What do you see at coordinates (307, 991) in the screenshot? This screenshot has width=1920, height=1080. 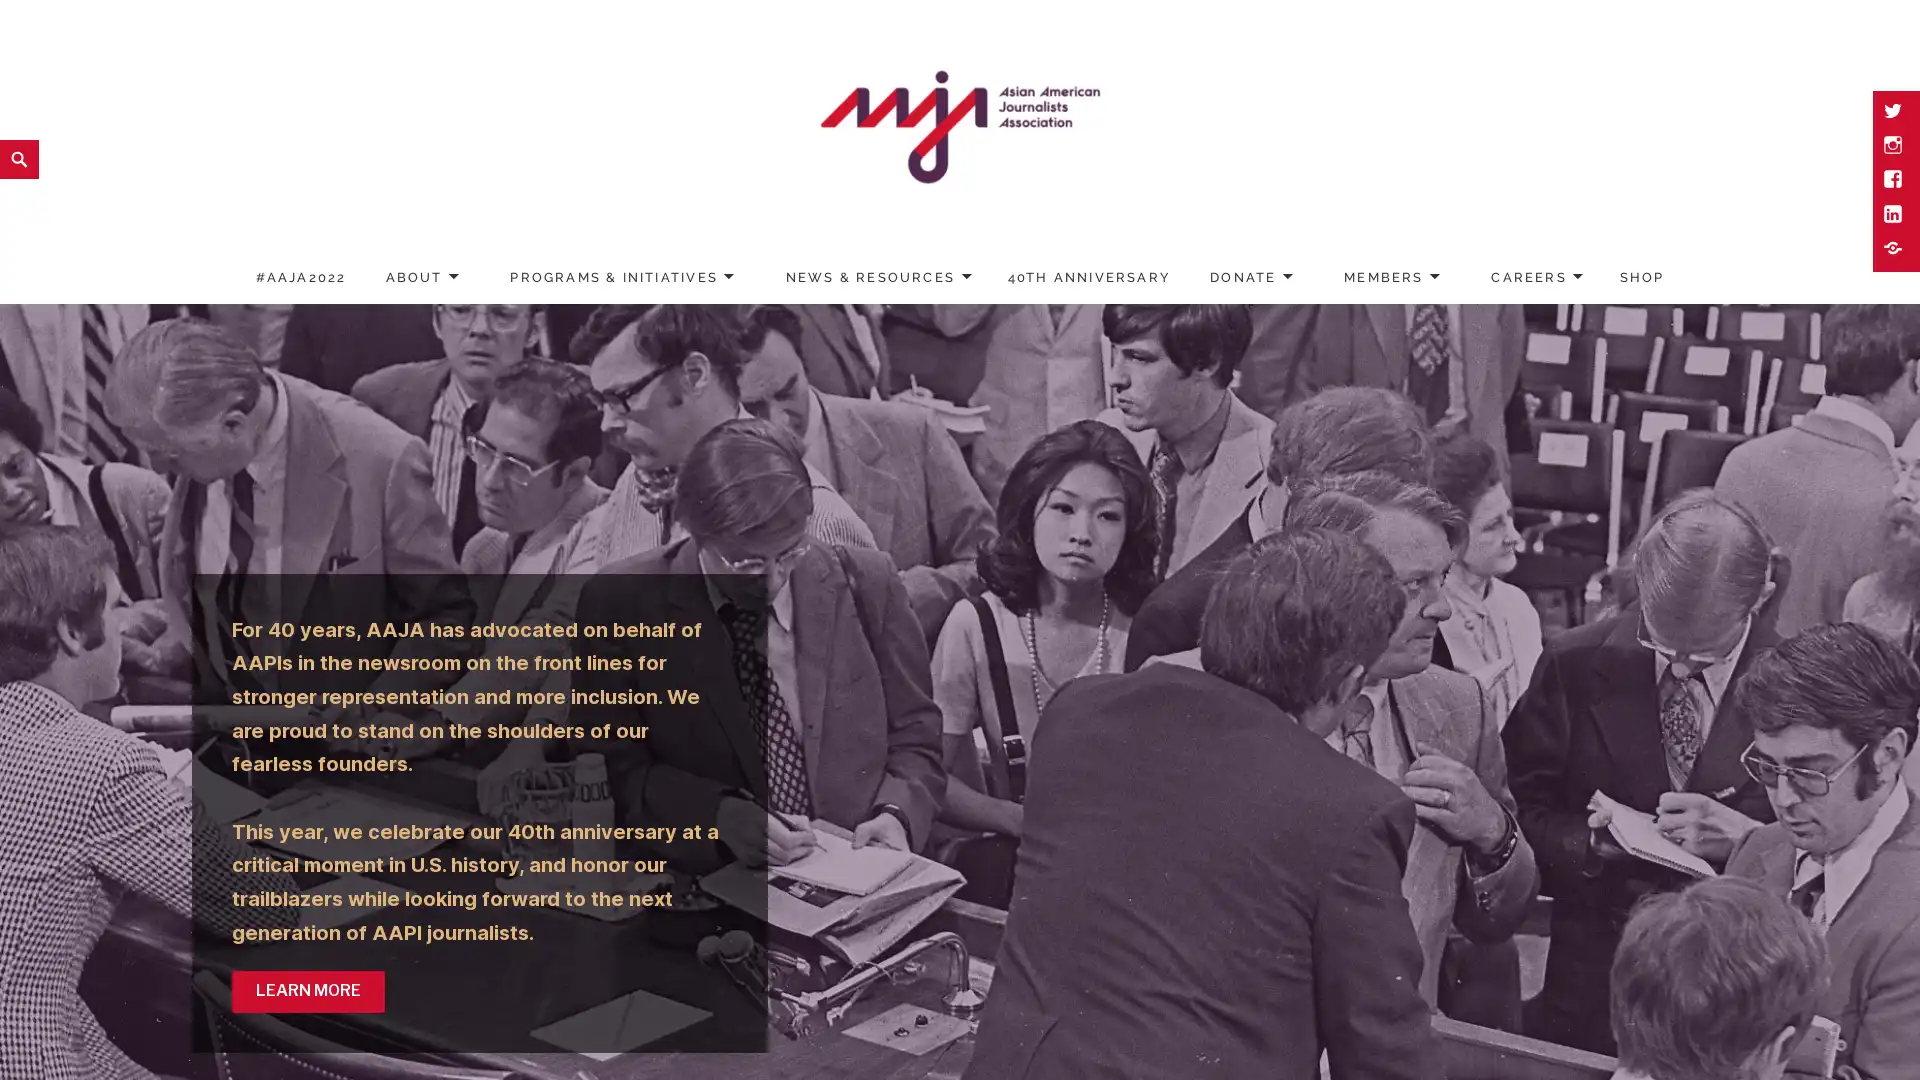 I see `LEARN MORE` at bounding box center [307, 991].